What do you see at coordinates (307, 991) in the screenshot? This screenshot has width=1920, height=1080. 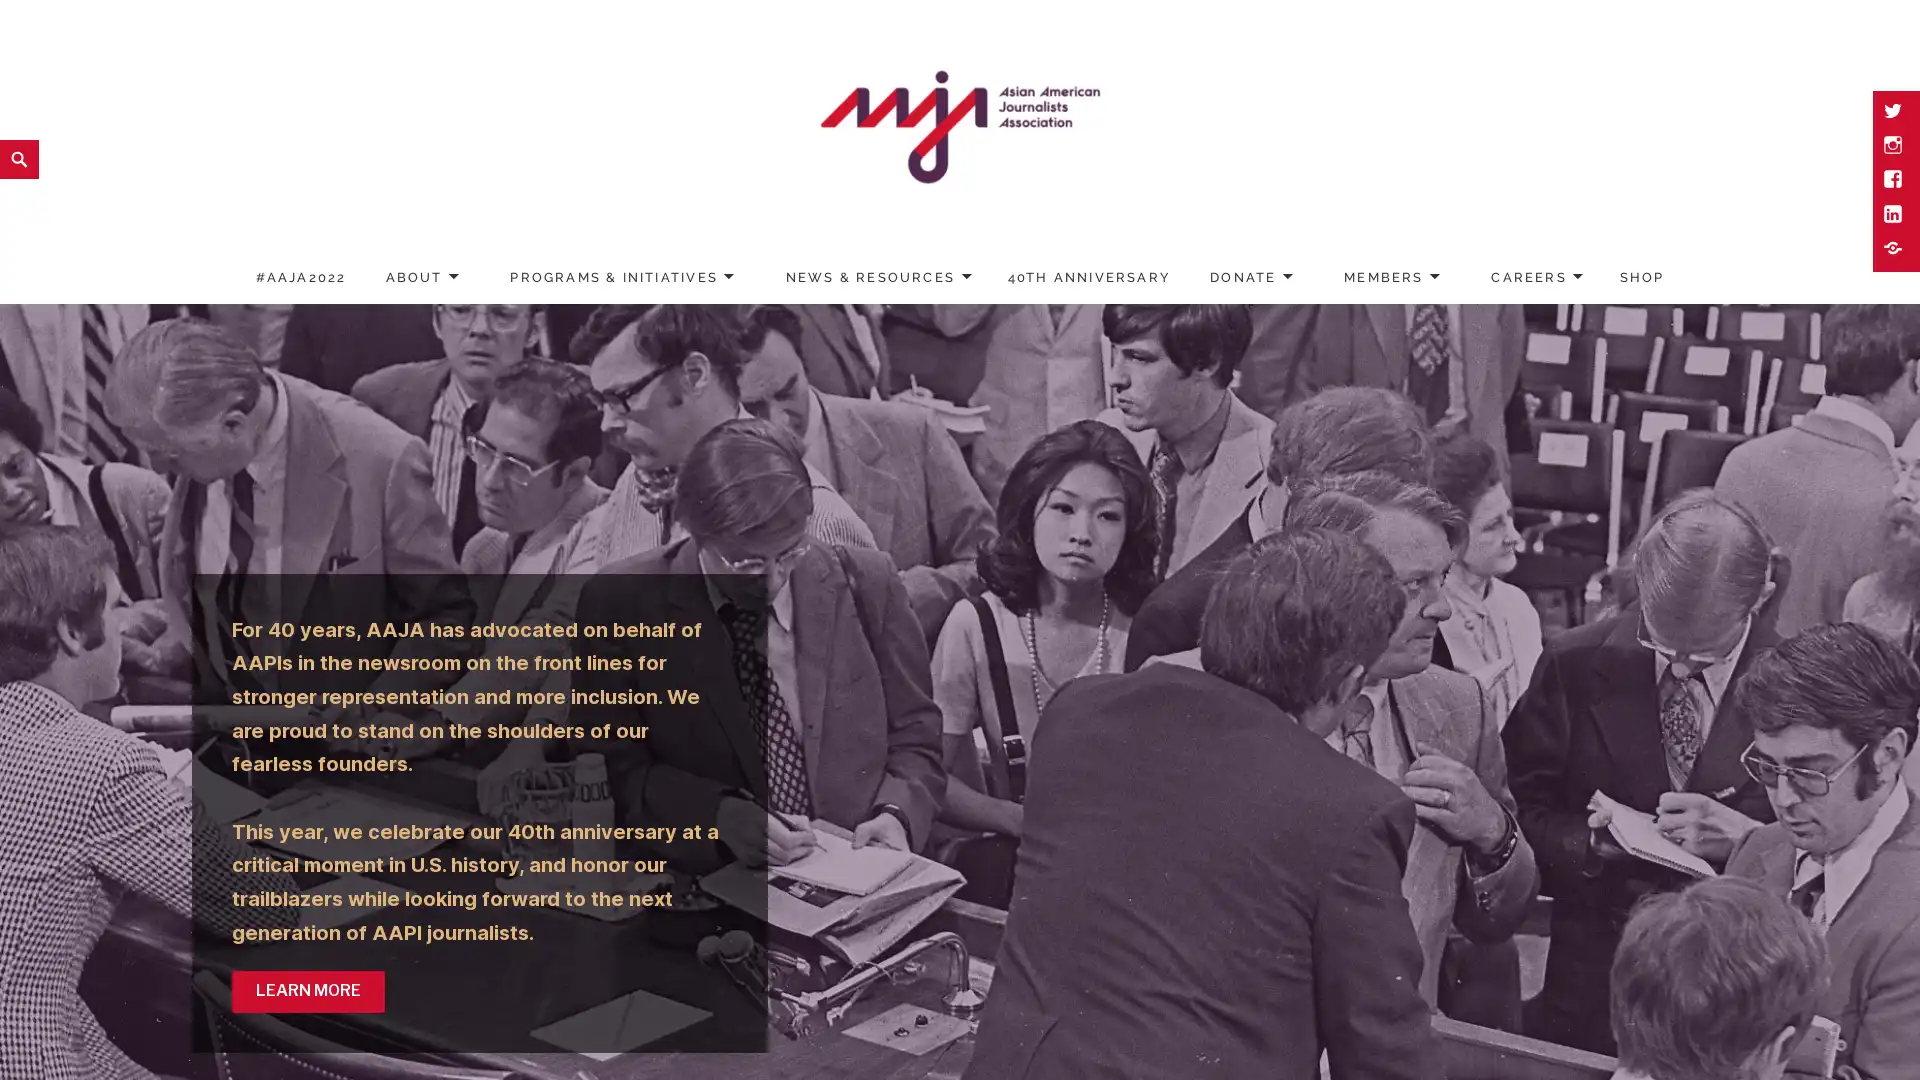 I see `LEARN MORE` at bounding box center [307, 991].